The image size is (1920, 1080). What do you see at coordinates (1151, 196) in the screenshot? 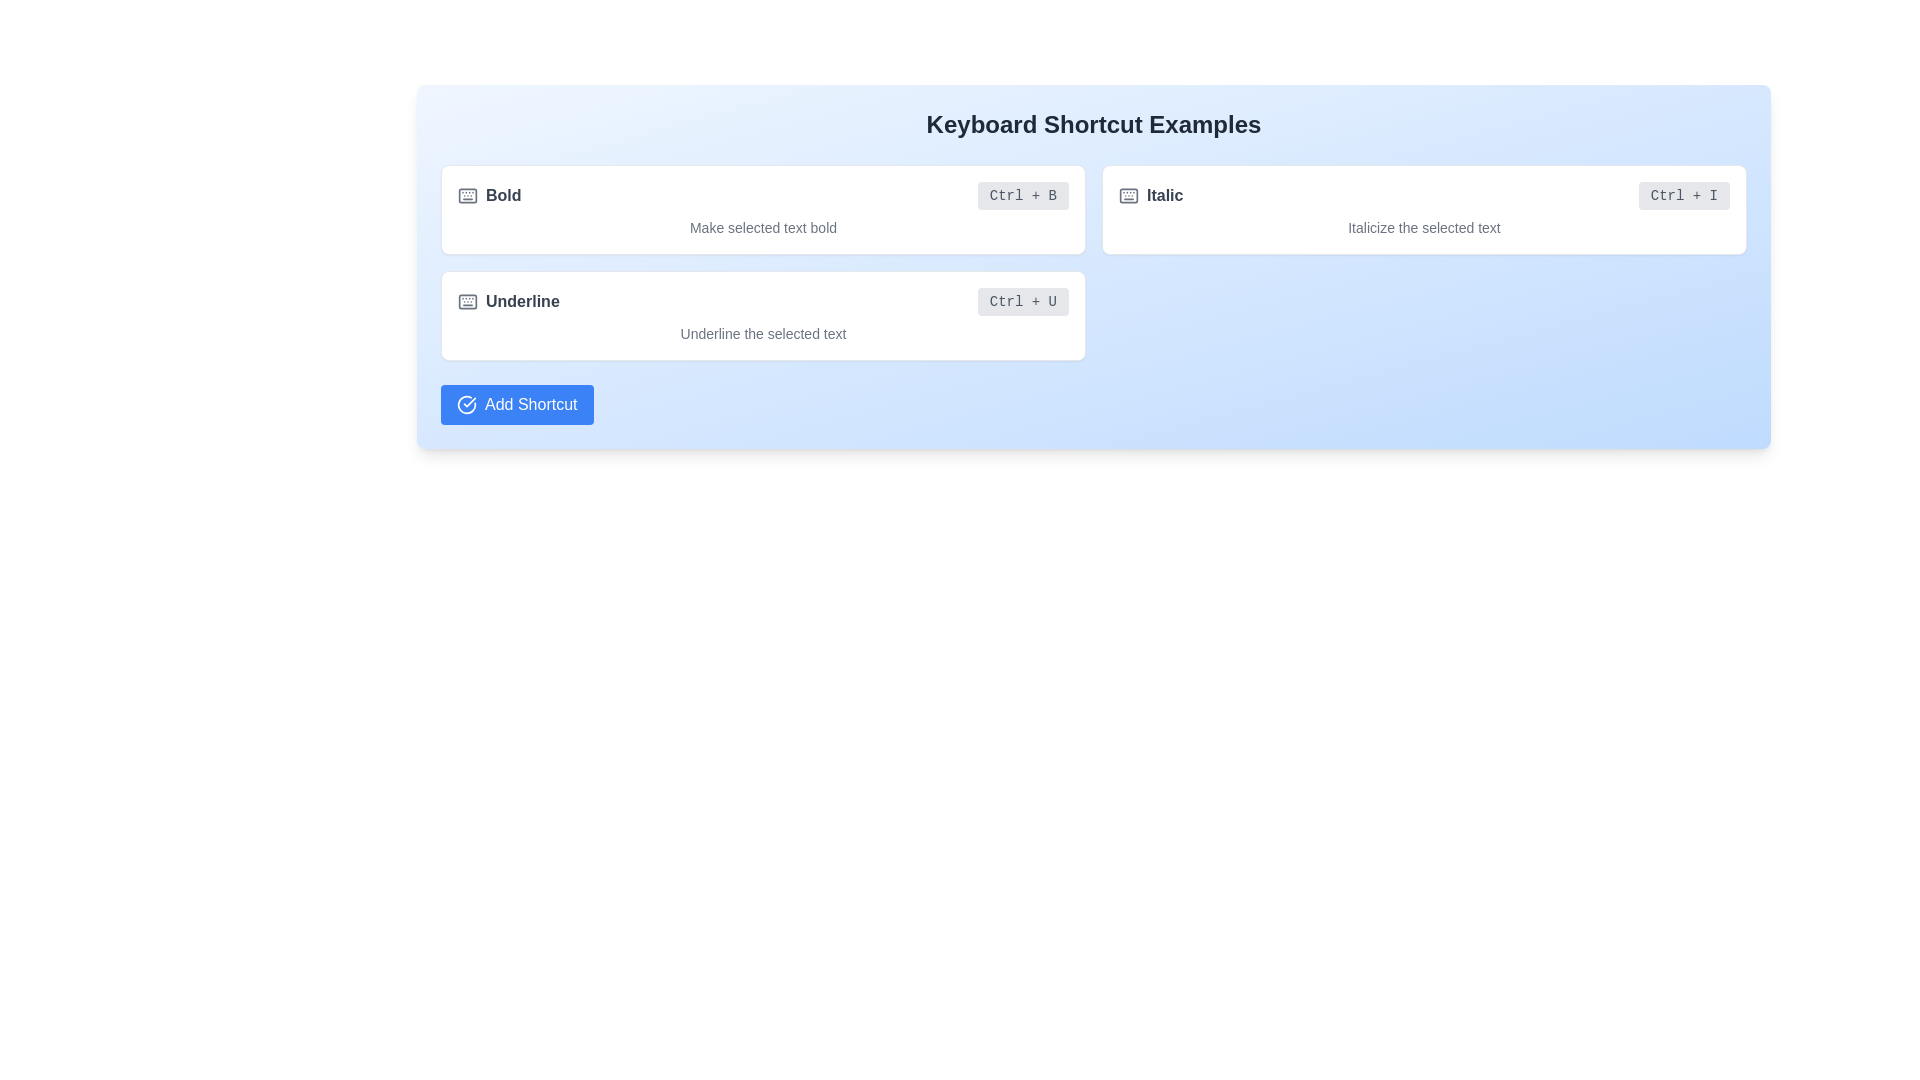
I see `the 'Italic' text label, which is a bold, dark gray label positioned next to a keyboard icon in the top-right shortcut row` at bounding box center [1151, 196].